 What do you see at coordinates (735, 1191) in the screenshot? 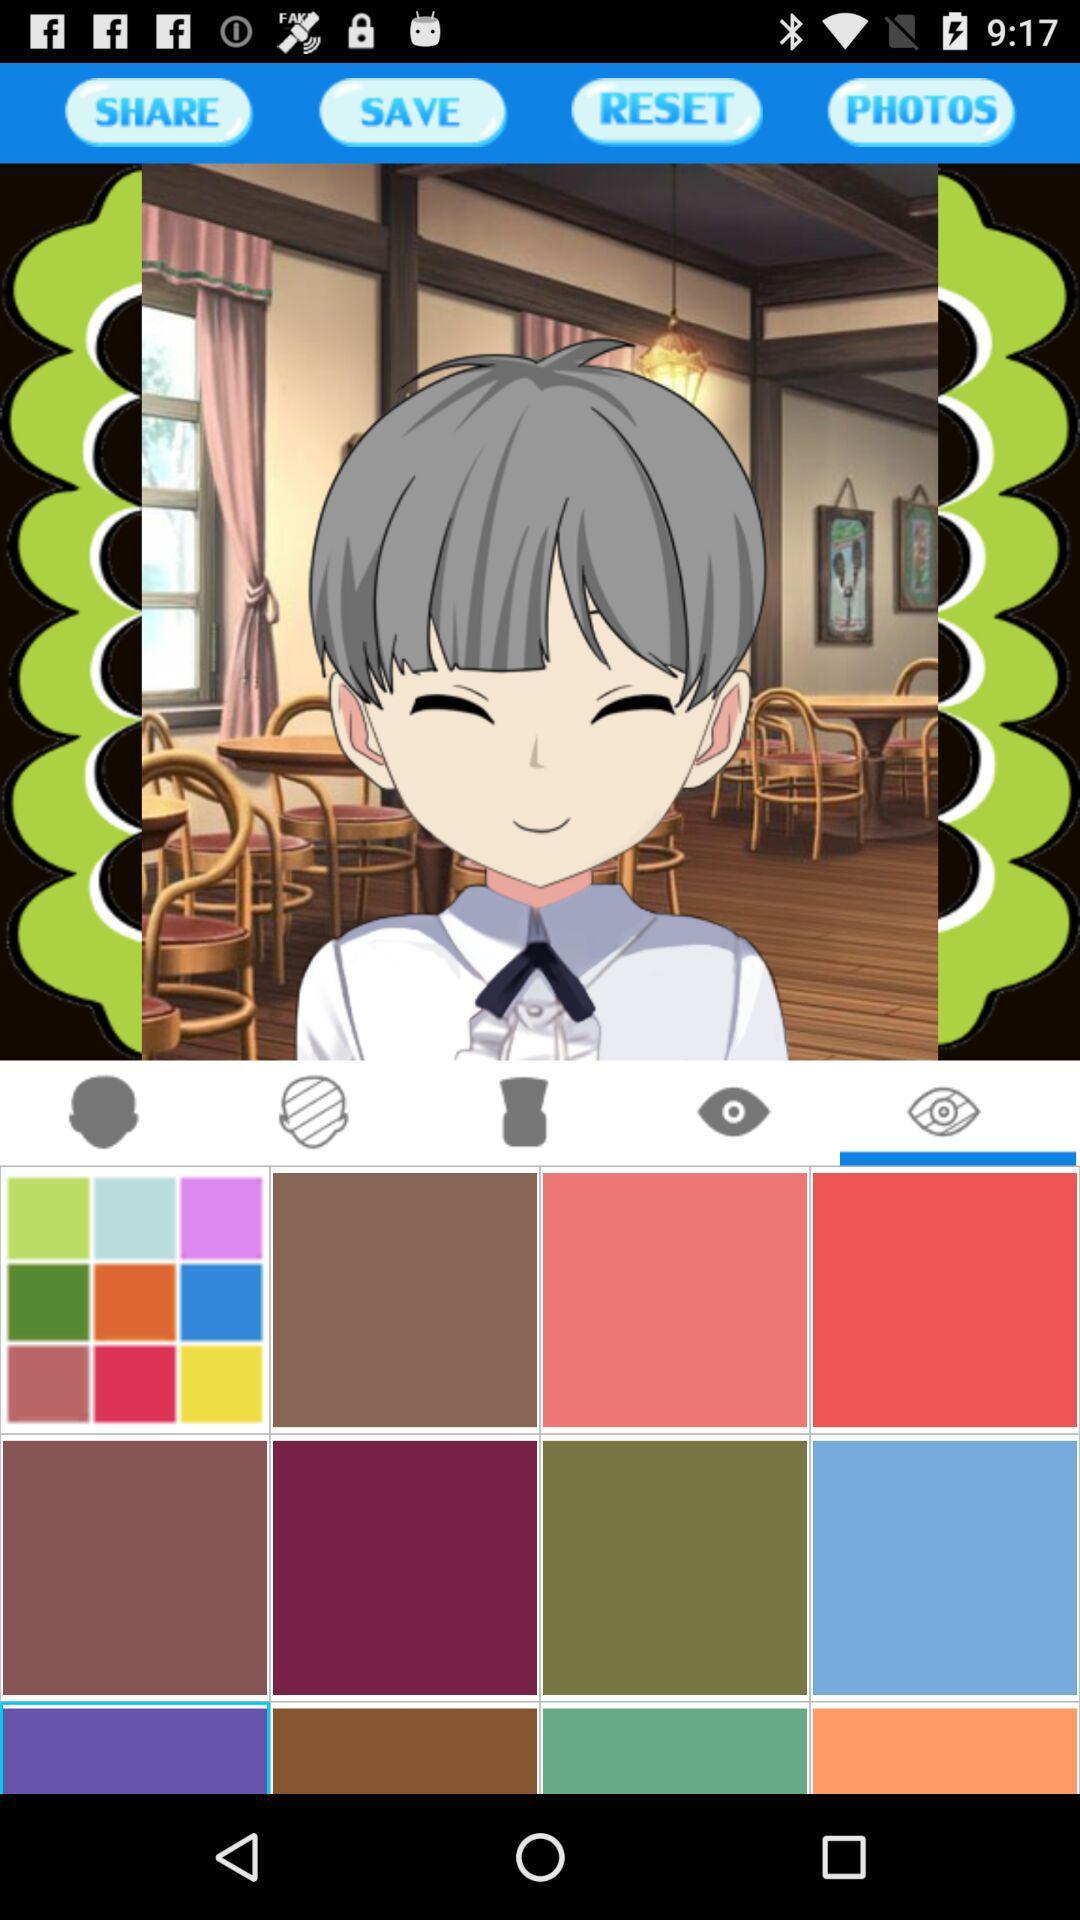
I see `the visibility icon` at bounding box center [735, 1191].